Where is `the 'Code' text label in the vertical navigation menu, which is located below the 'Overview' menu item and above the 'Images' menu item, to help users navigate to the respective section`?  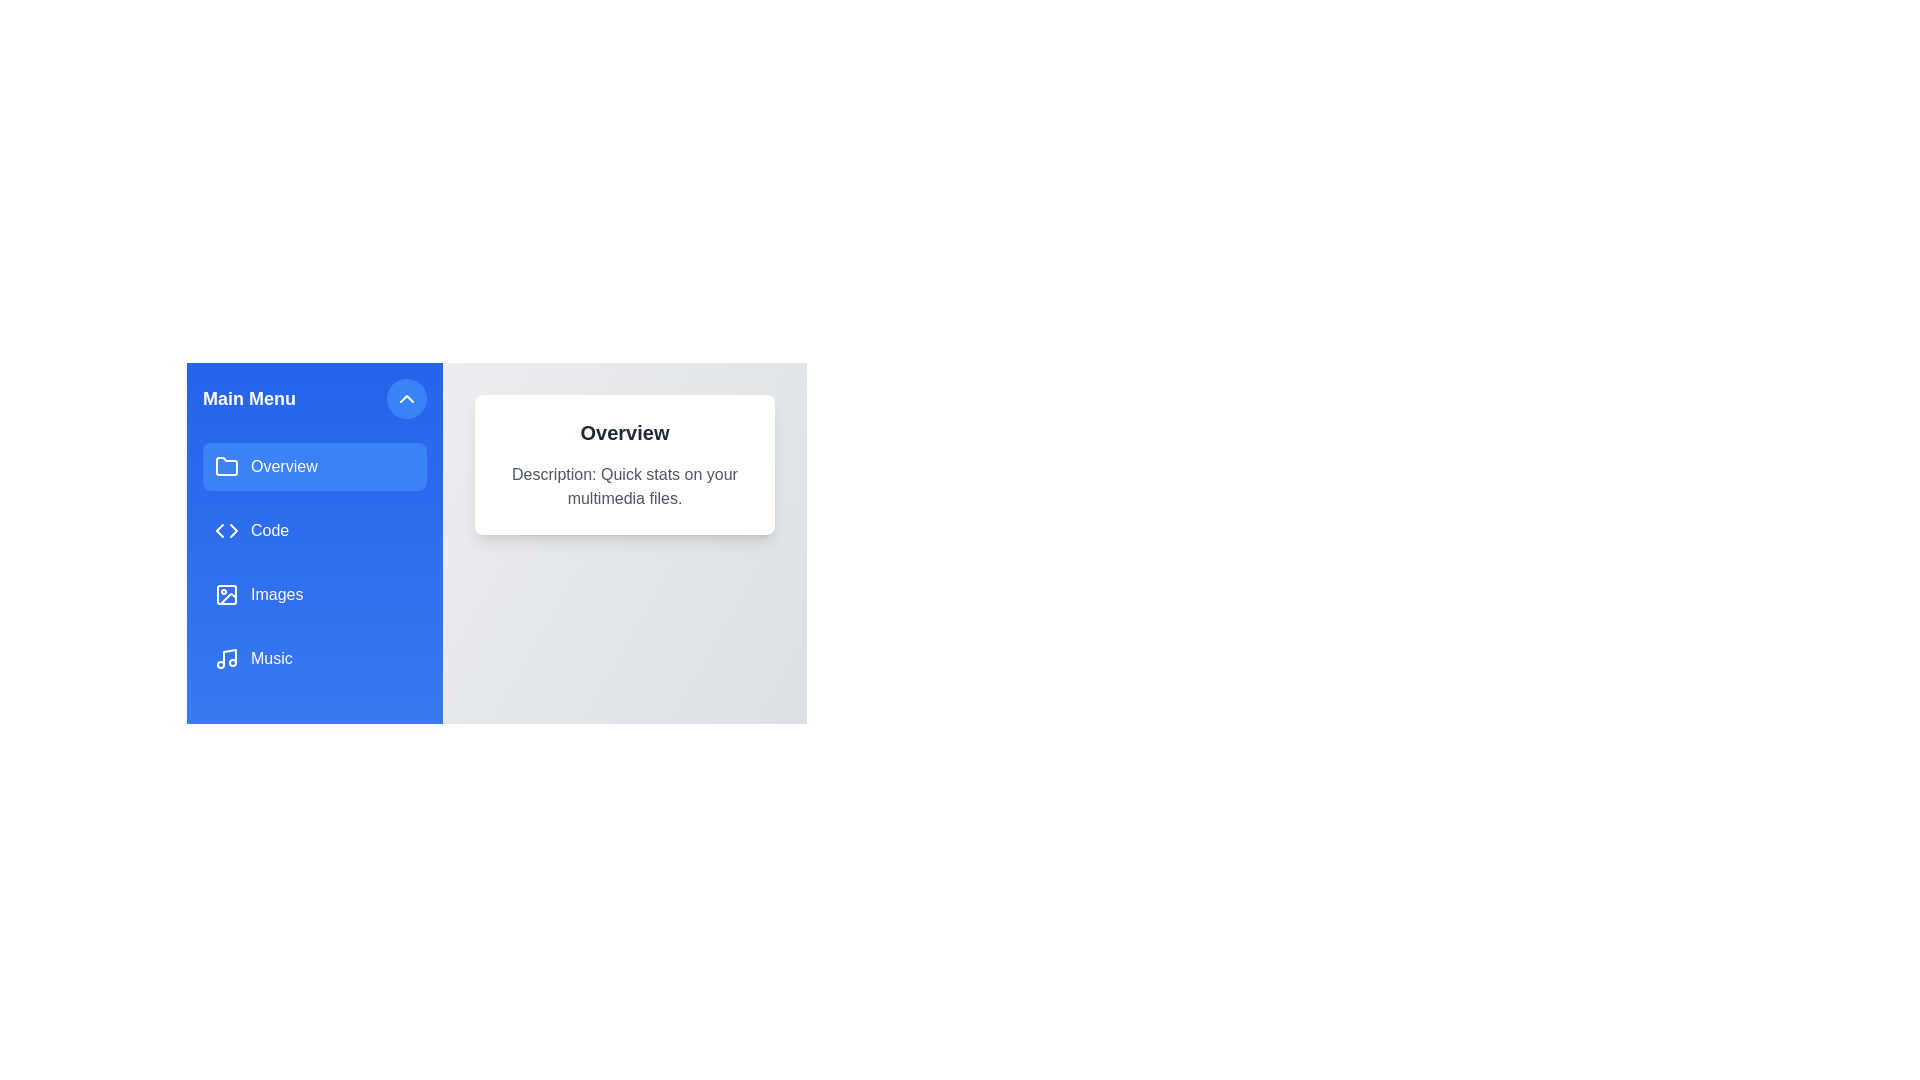
the 'Code' text label in the vertical navigation menu, which is located below the 'Overview' menu item and above the 'Images' menu item, to help users navigate to the respective section is located at coordinates (269, 530).